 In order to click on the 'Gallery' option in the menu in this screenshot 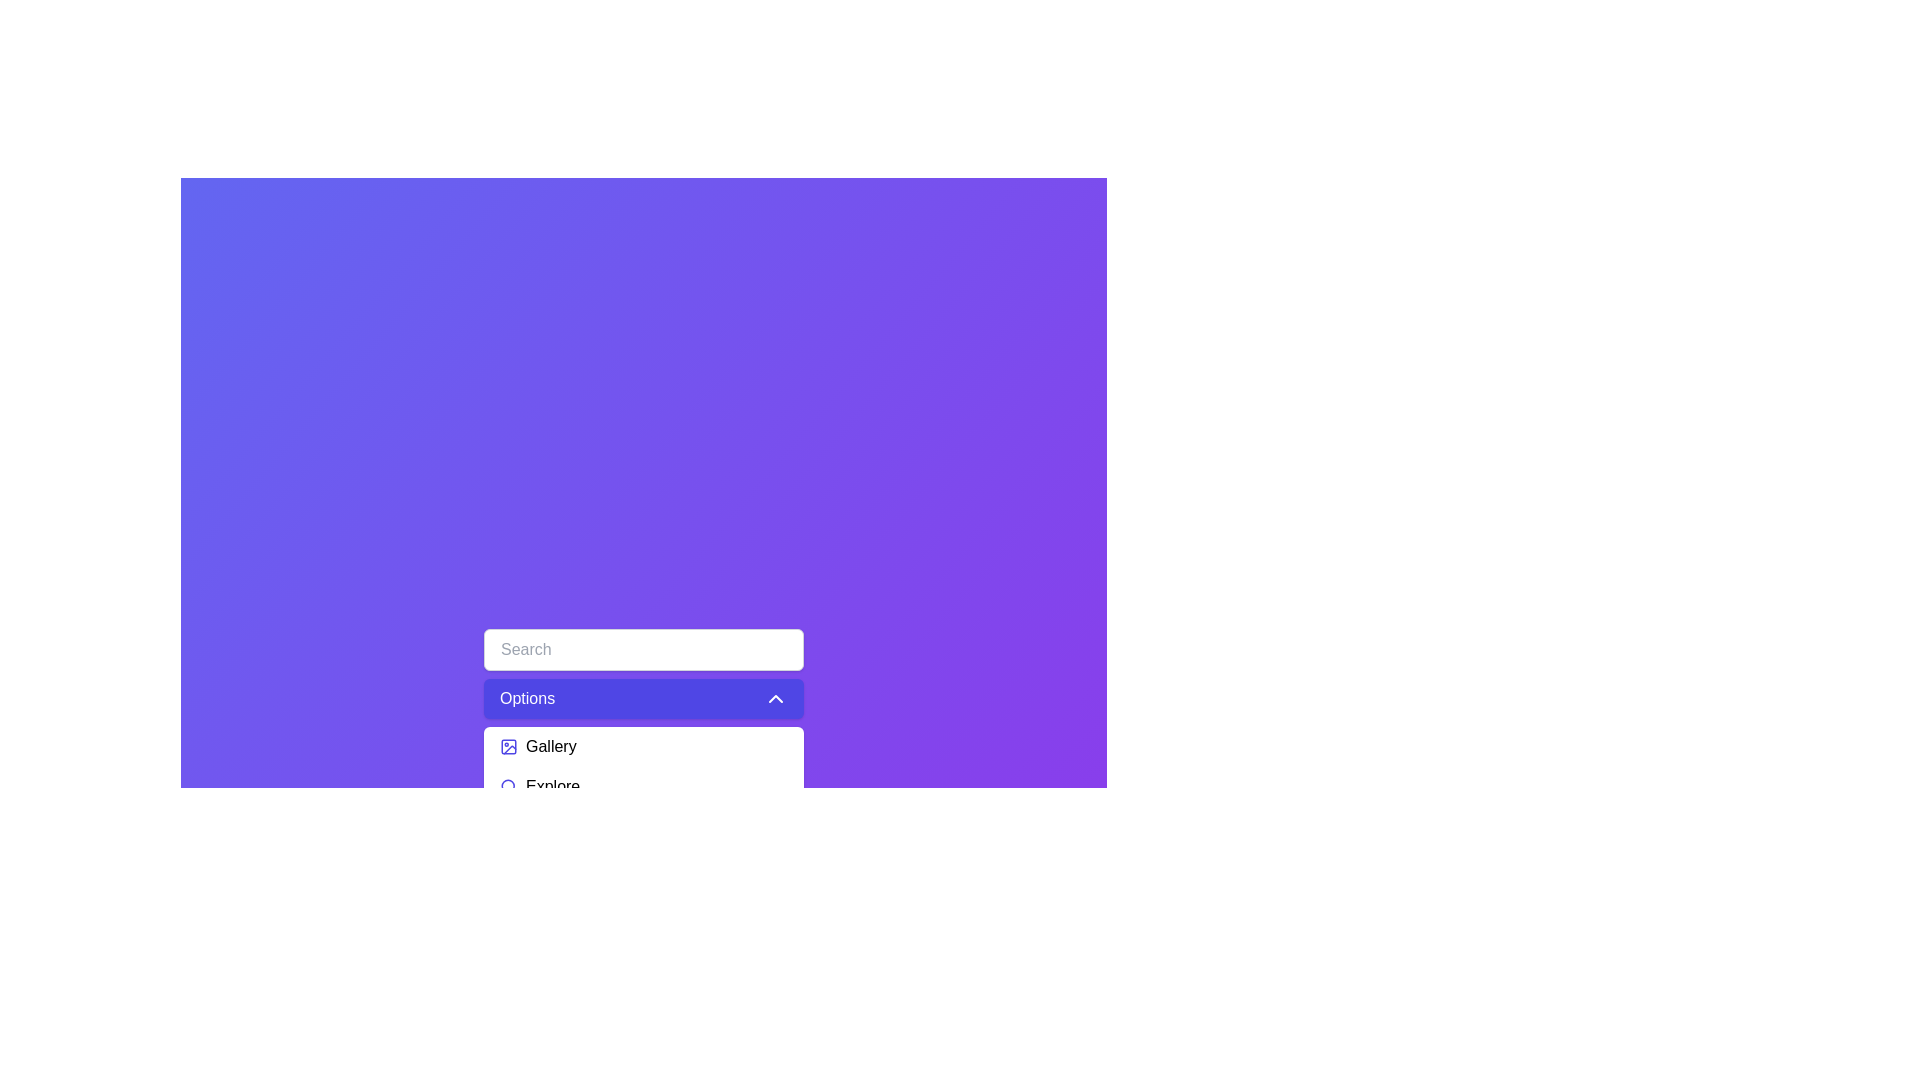, I will do `click(643, 747)`.